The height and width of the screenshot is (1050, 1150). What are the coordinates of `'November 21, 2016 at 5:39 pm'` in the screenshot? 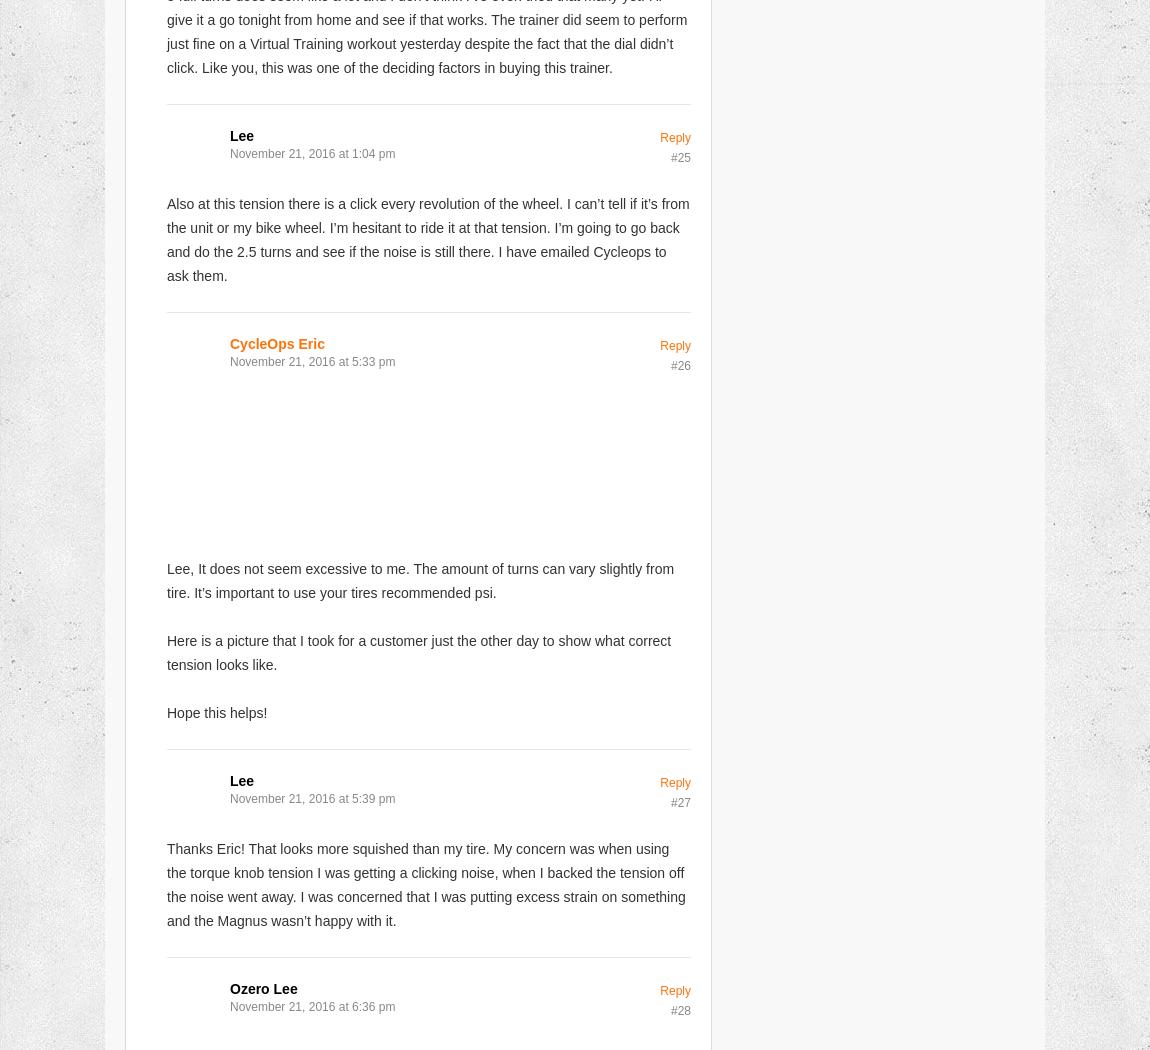 It's located at (312, 797).